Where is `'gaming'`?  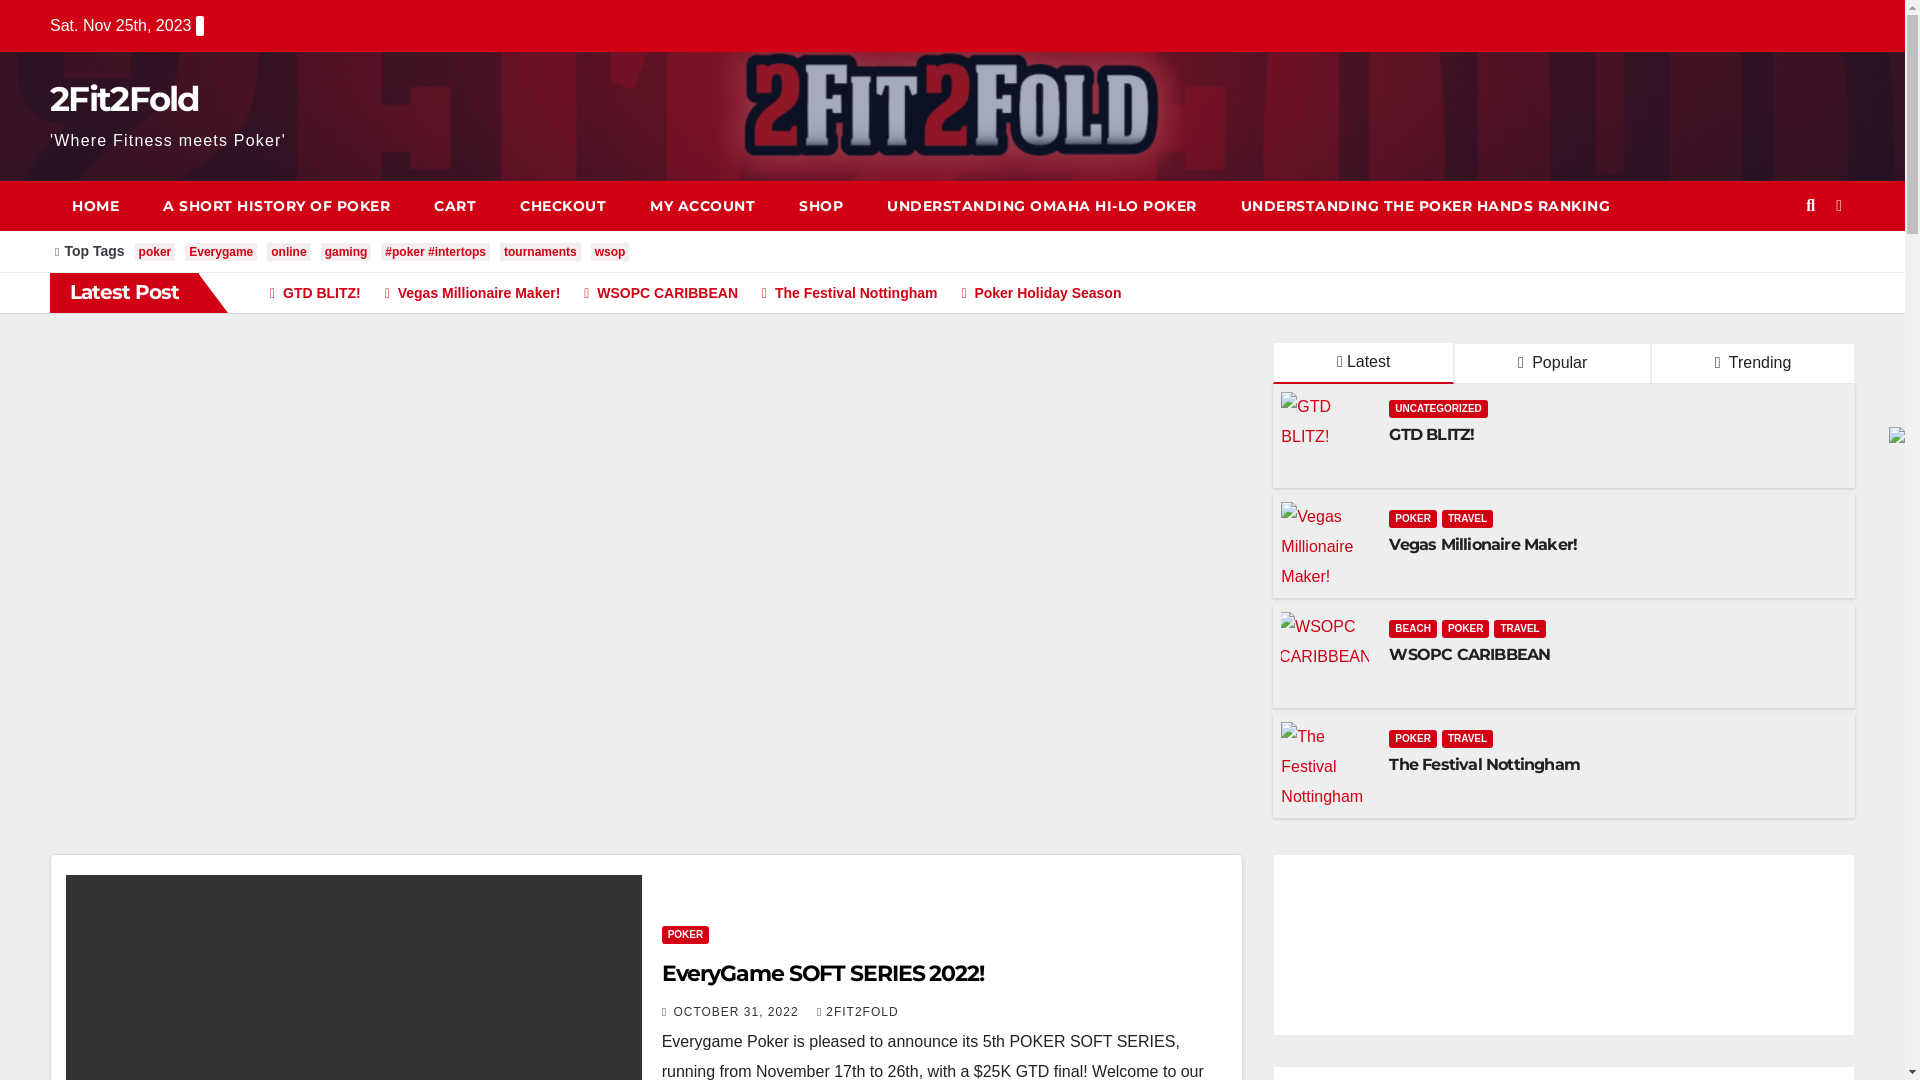 'gaming' is located at coordinates (346, 250).